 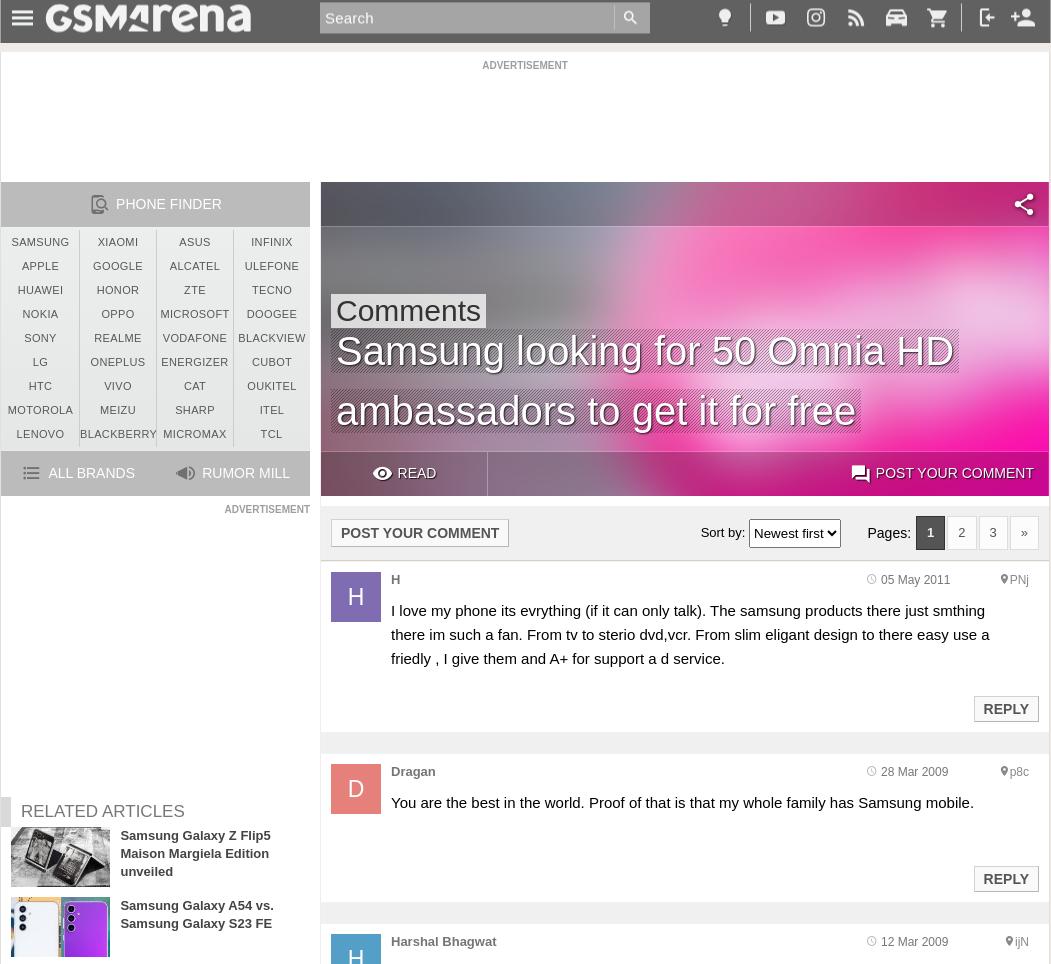 I want to click on 'Harshal Bhagwat', so click(x=443, y=941).